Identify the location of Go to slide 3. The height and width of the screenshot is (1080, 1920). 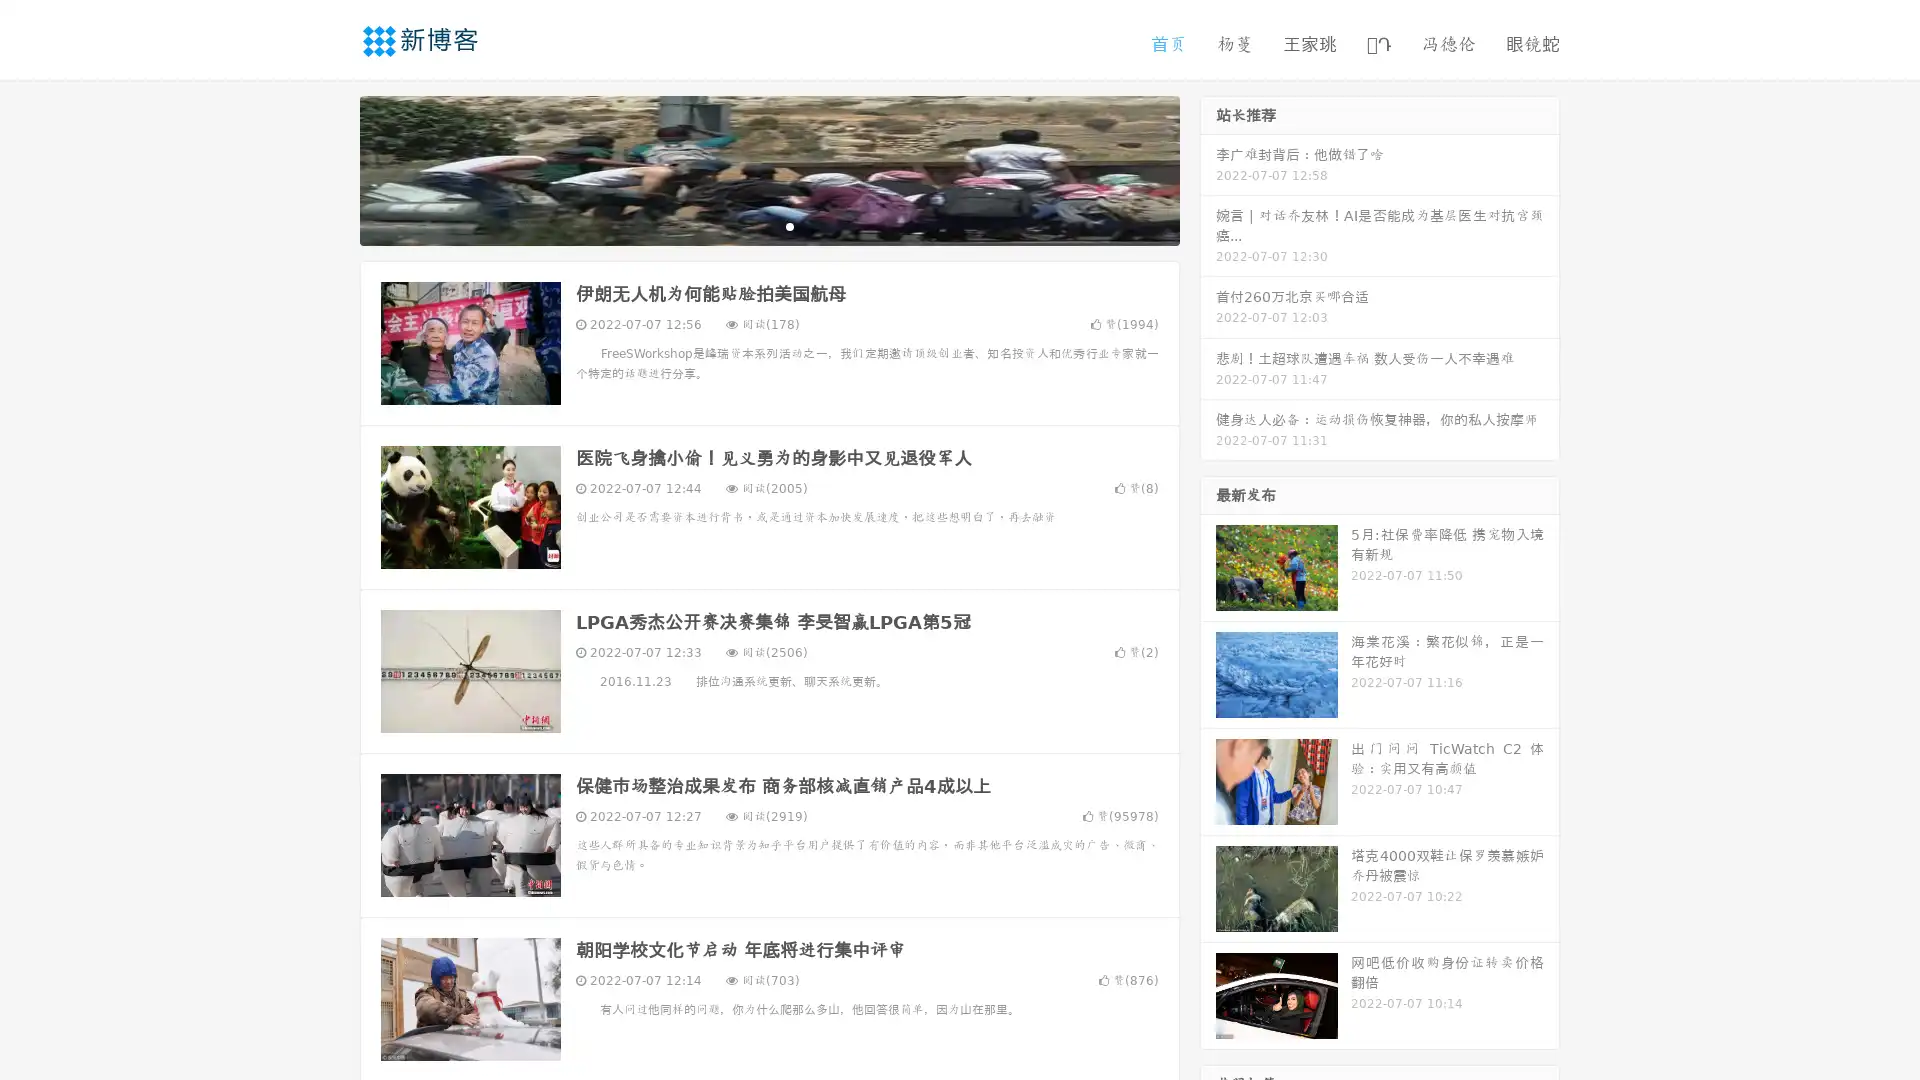
(789, 225).